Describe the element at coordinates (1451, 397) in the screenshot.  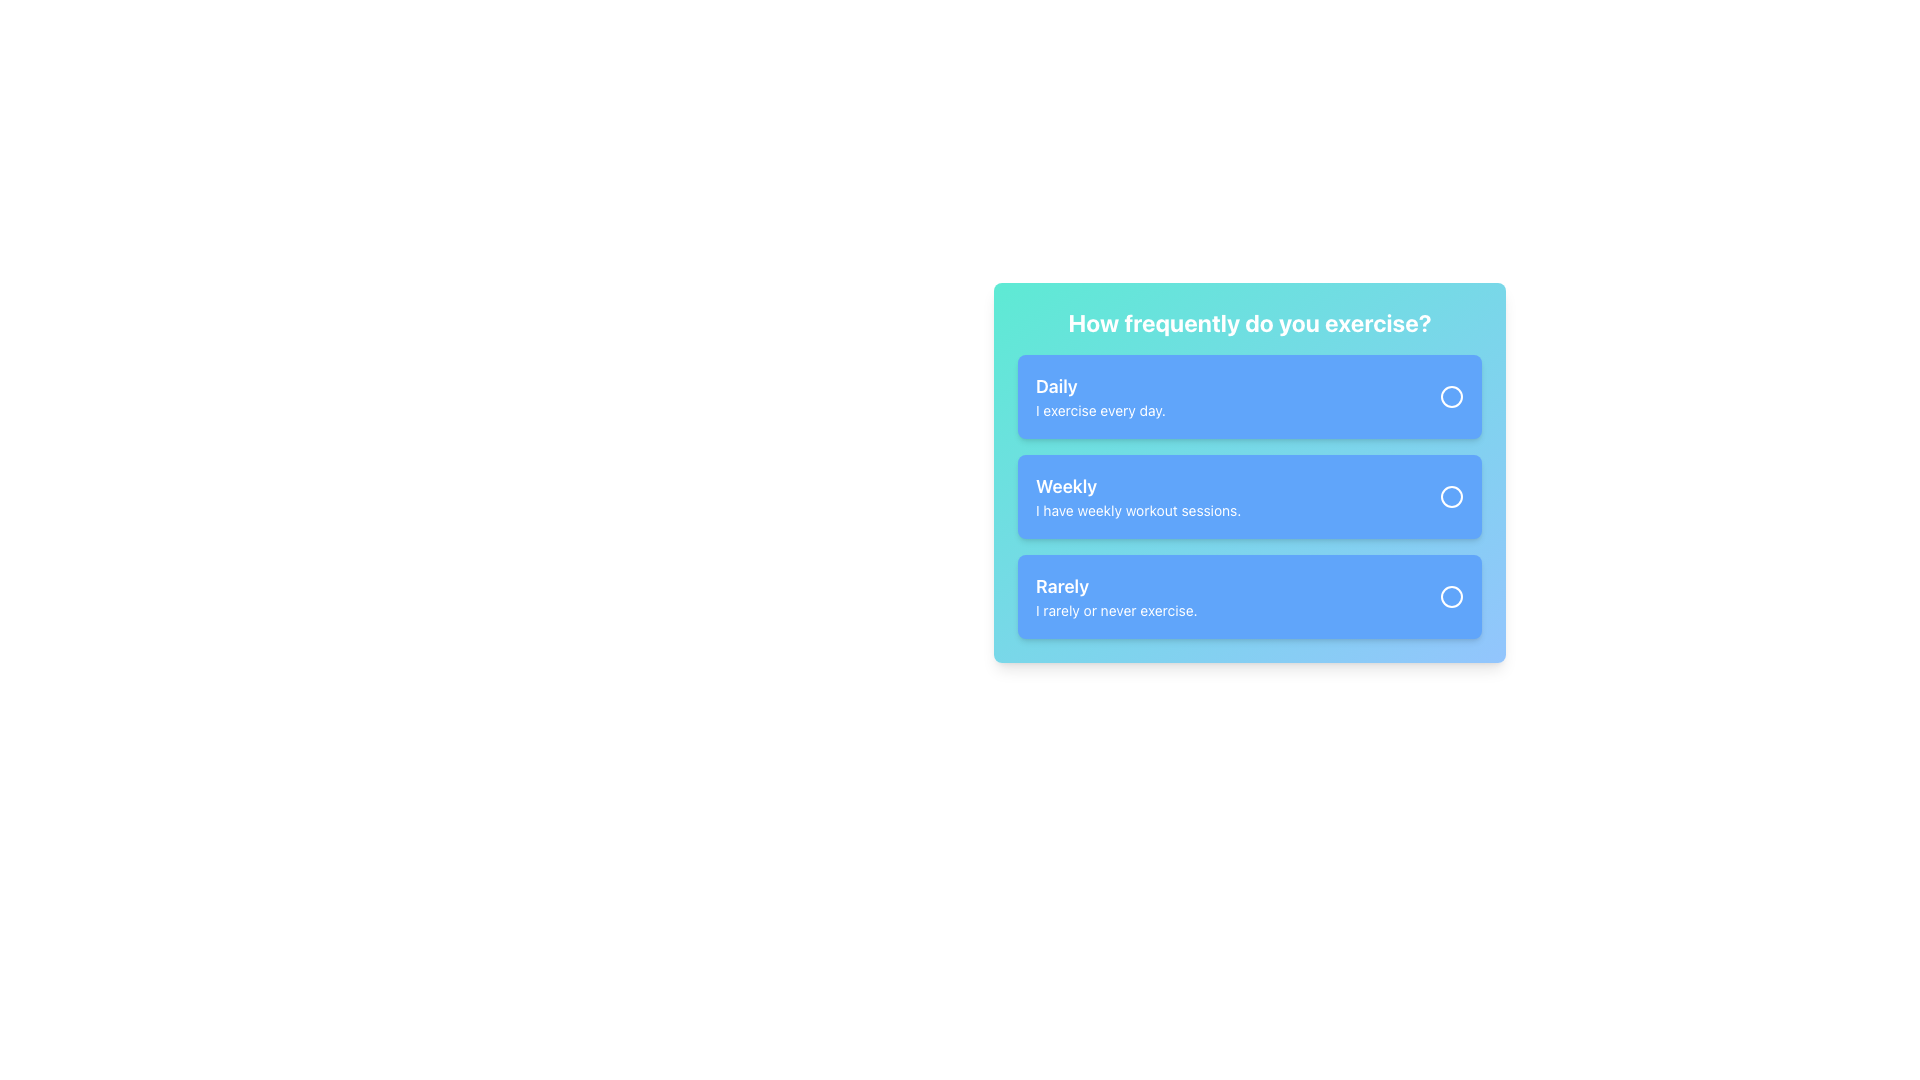
I see `SVG circle element that represents the 'Daily' option in the radio button control` at that location.